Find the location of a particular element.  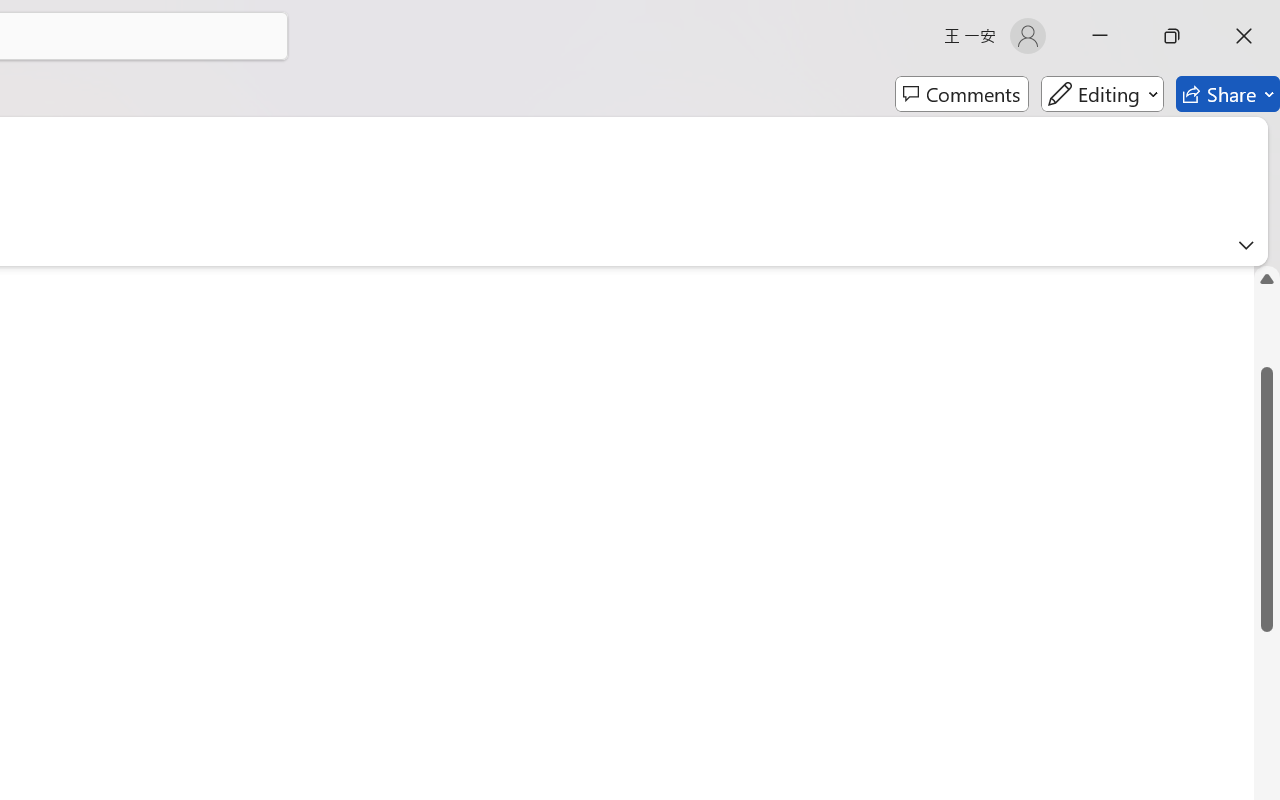

'Editing' is located at coordinates (1101, 94).